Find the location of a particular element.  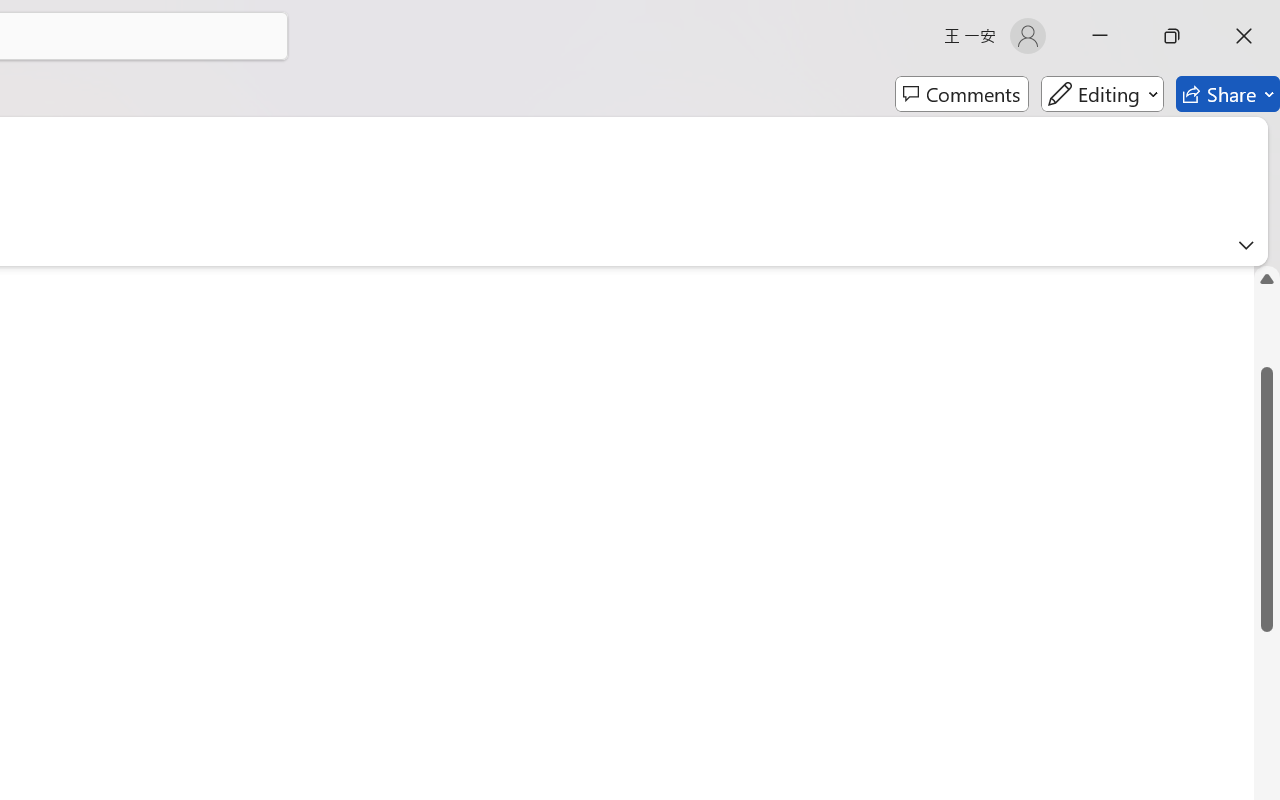

'Editing' is located at coordinates (1101, 94).